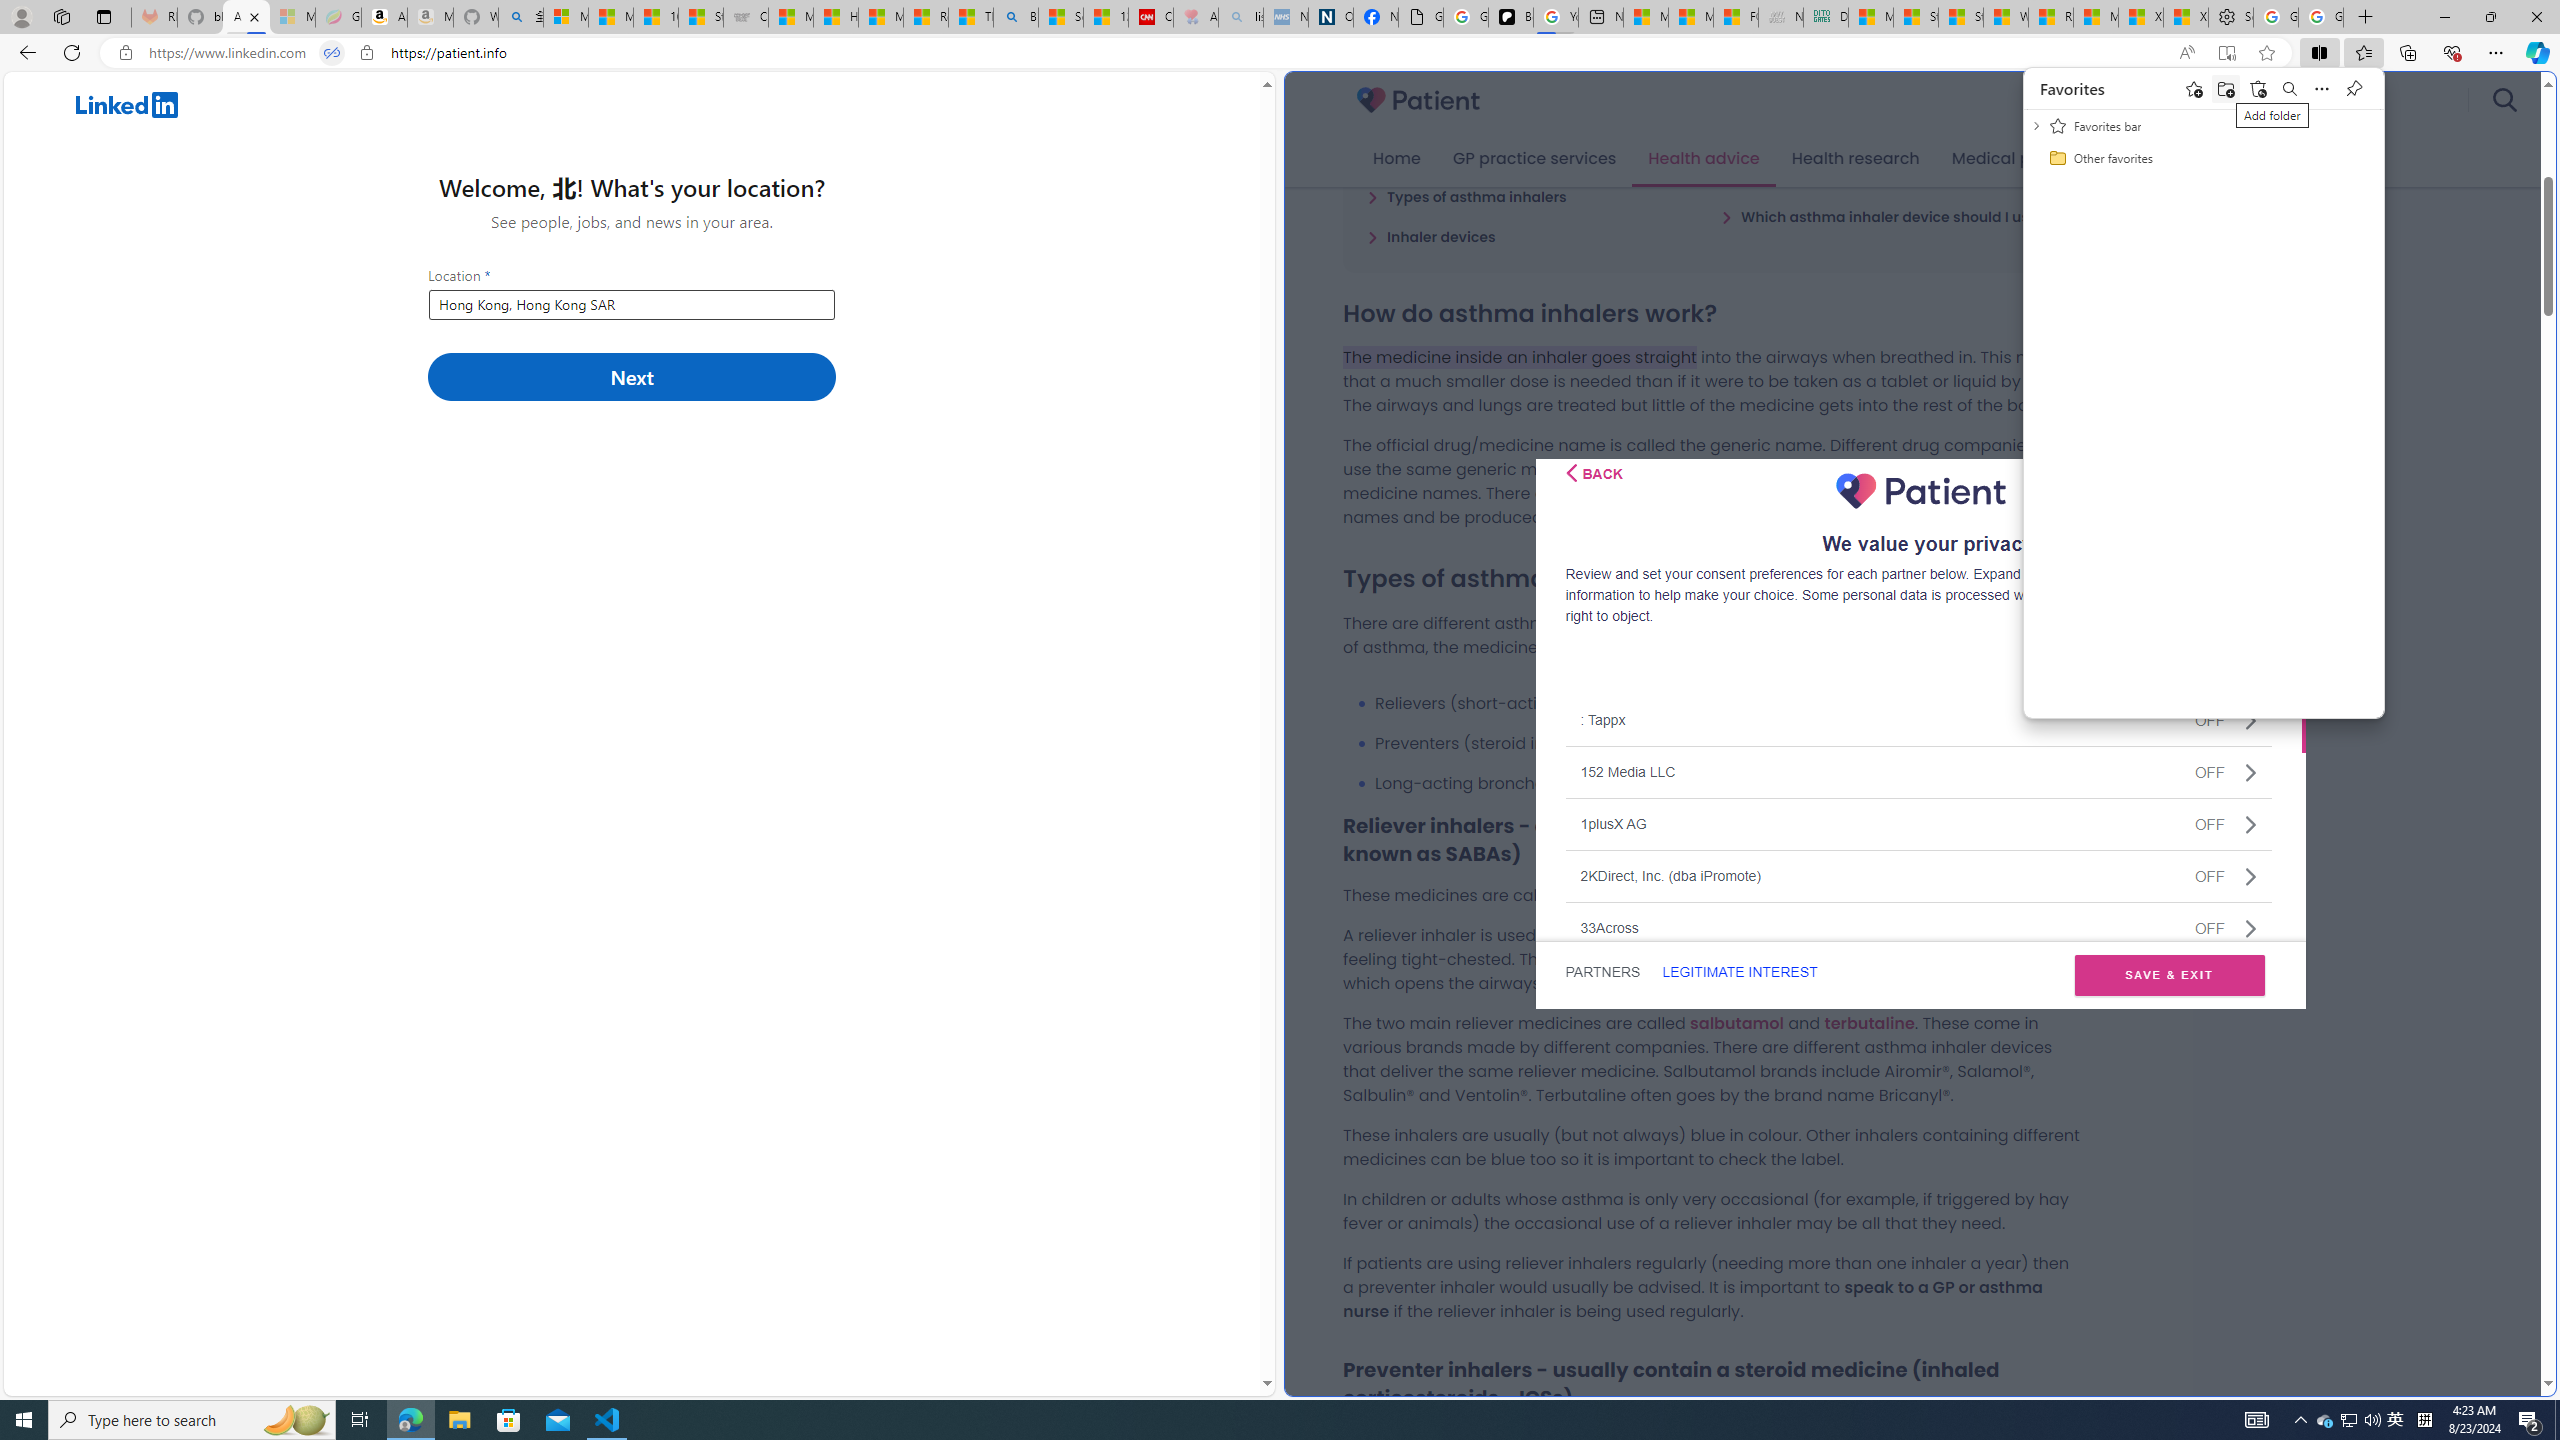 Image resolution: width=2560 pixels, height=1440 pixels. What do you see at coordinates (2288, 88) in the screenshot?
I see `'Search favorites'` at bounding box center [2288, 88].